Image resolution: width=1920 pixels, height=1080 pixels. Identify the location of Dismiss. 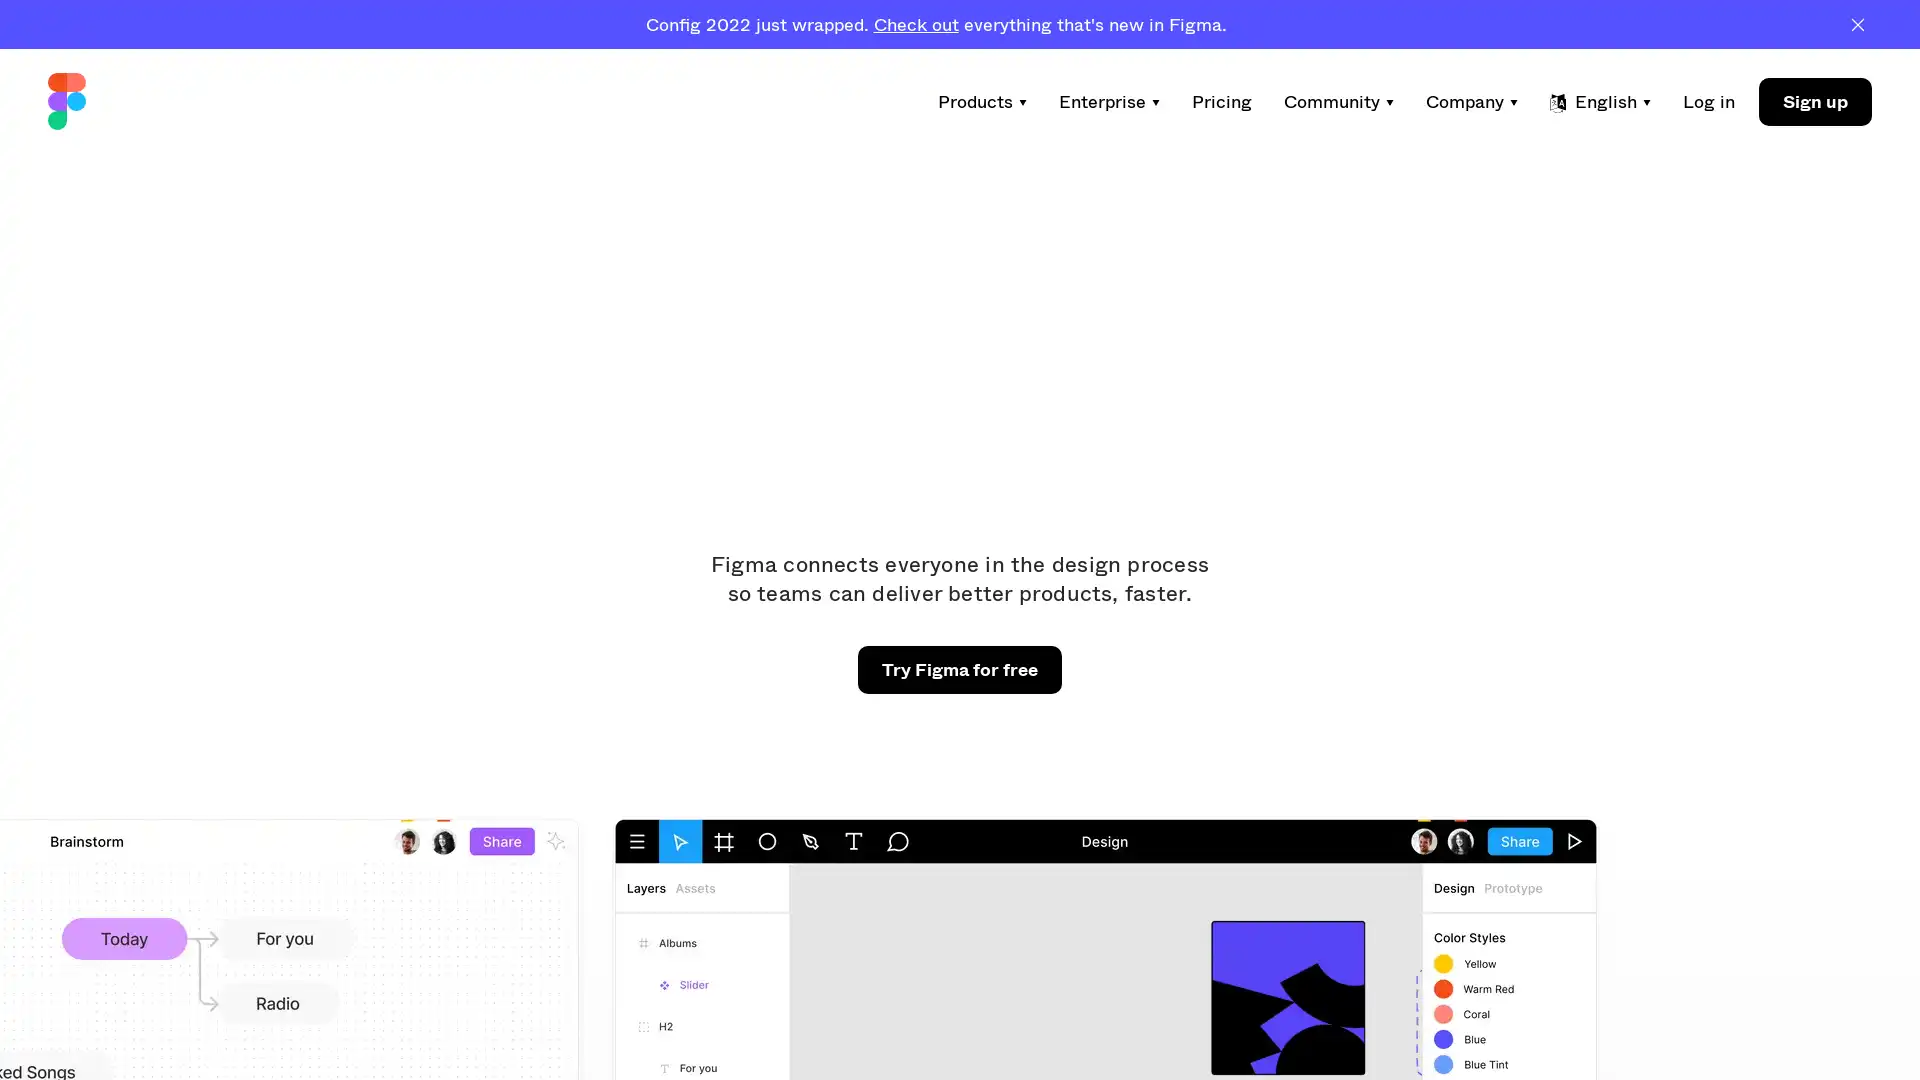
(1856, 23).